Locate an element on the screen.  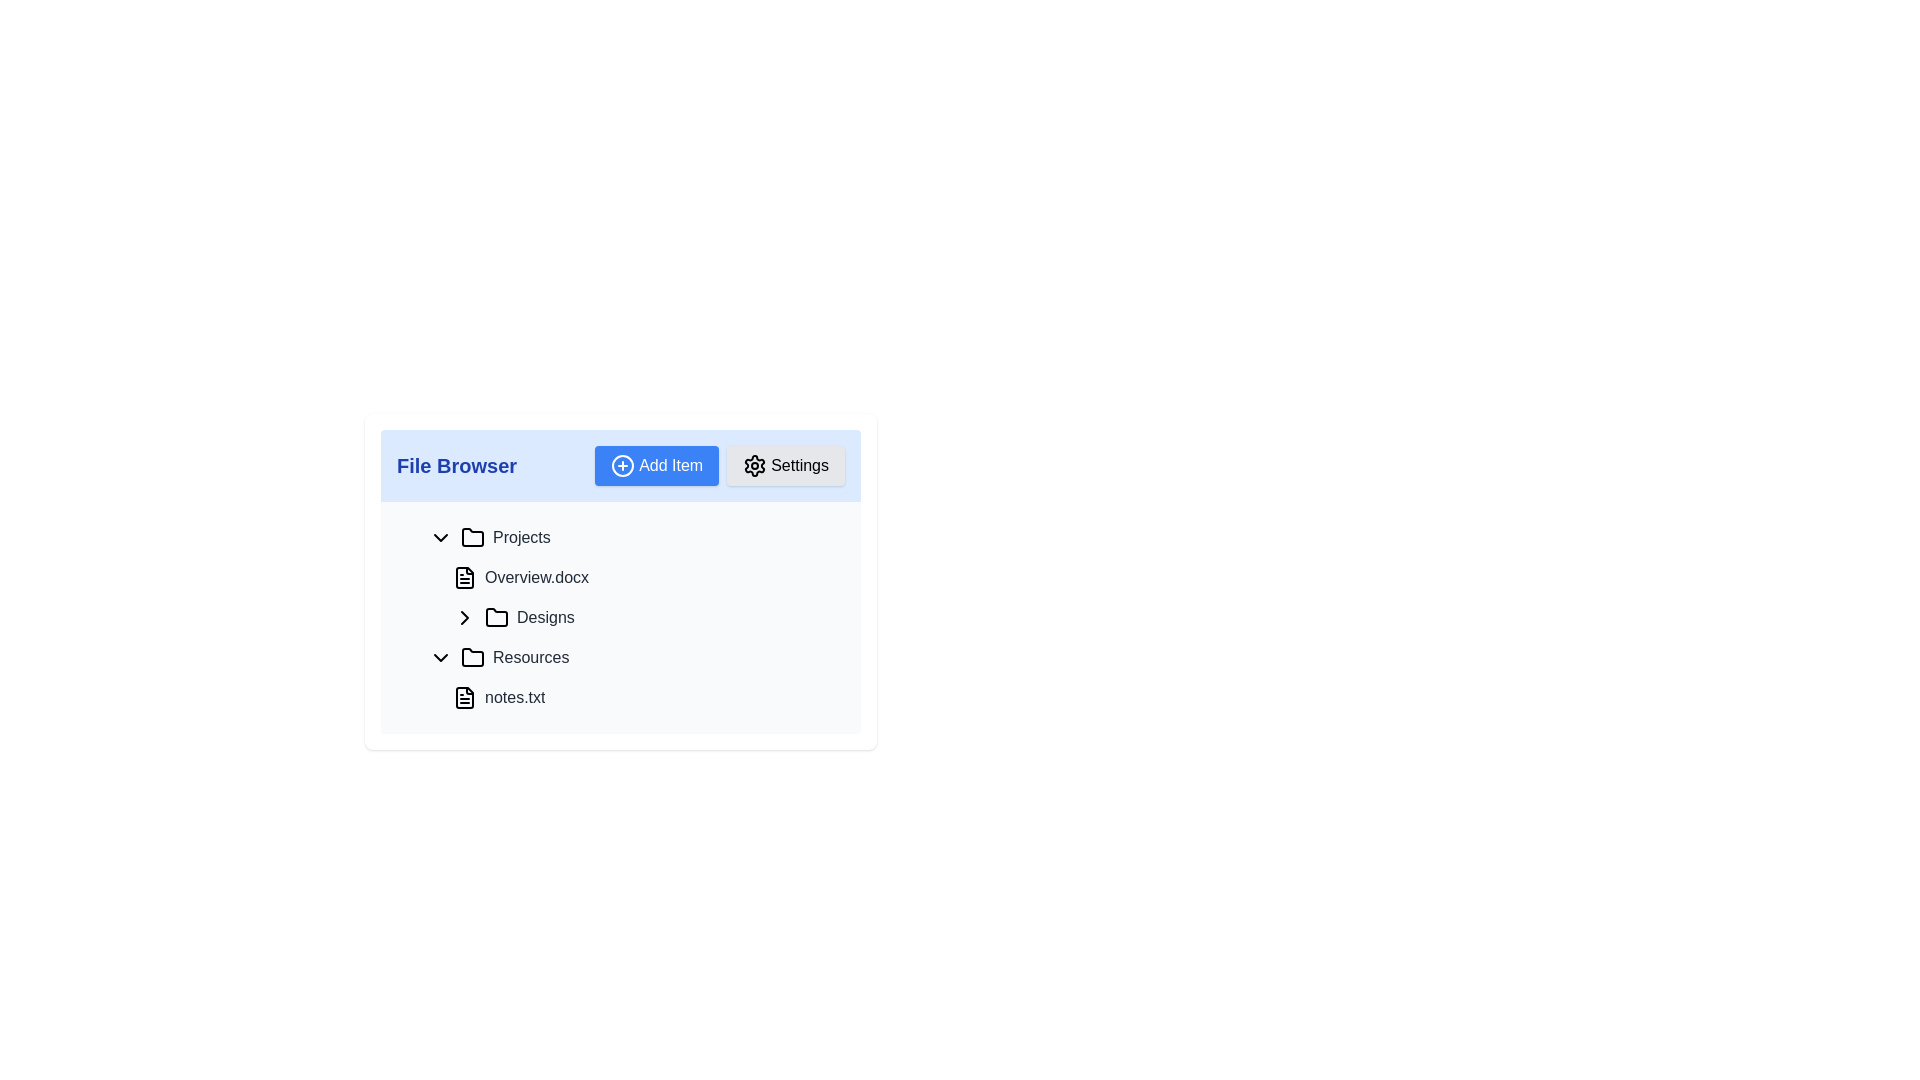
the 'Settings' text label which is styled with dark text on a light gray background, located in the top-right corner of the interface next to a gear icon is located at coordinates (800, 466).